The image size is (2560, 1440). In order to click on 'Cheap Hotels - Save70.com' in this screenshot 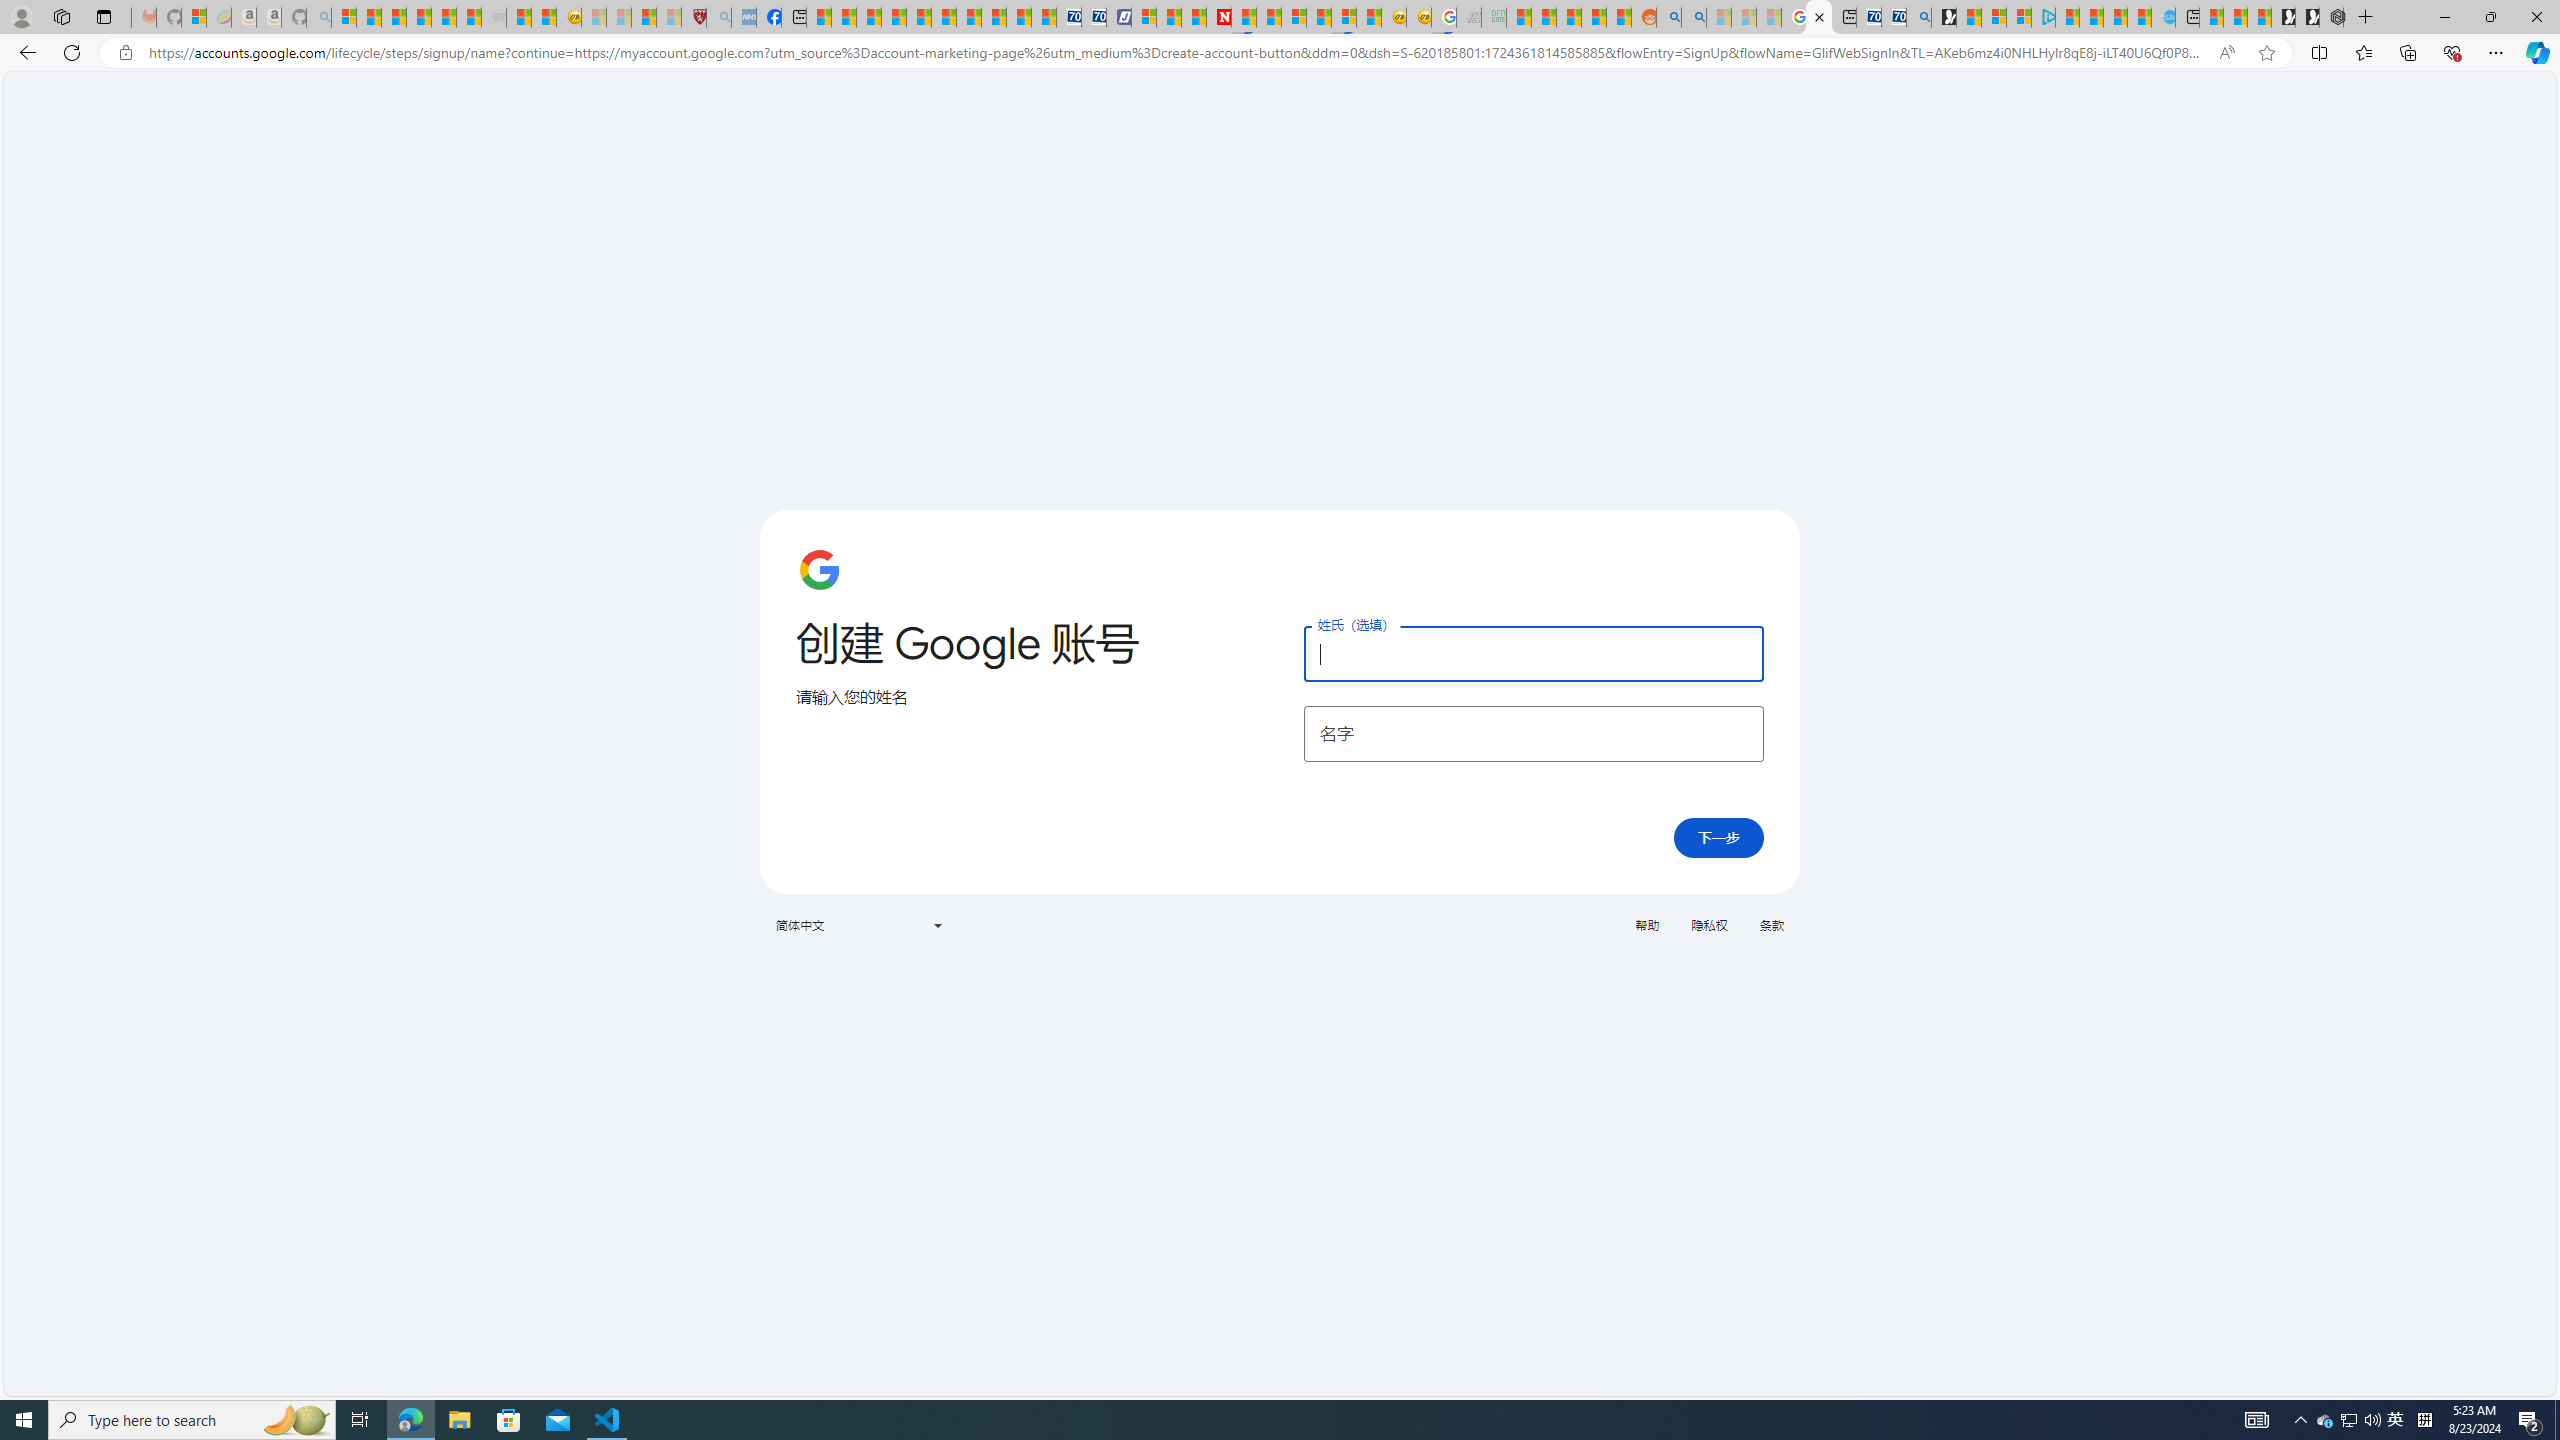, I will do `click(1093, 16)`.